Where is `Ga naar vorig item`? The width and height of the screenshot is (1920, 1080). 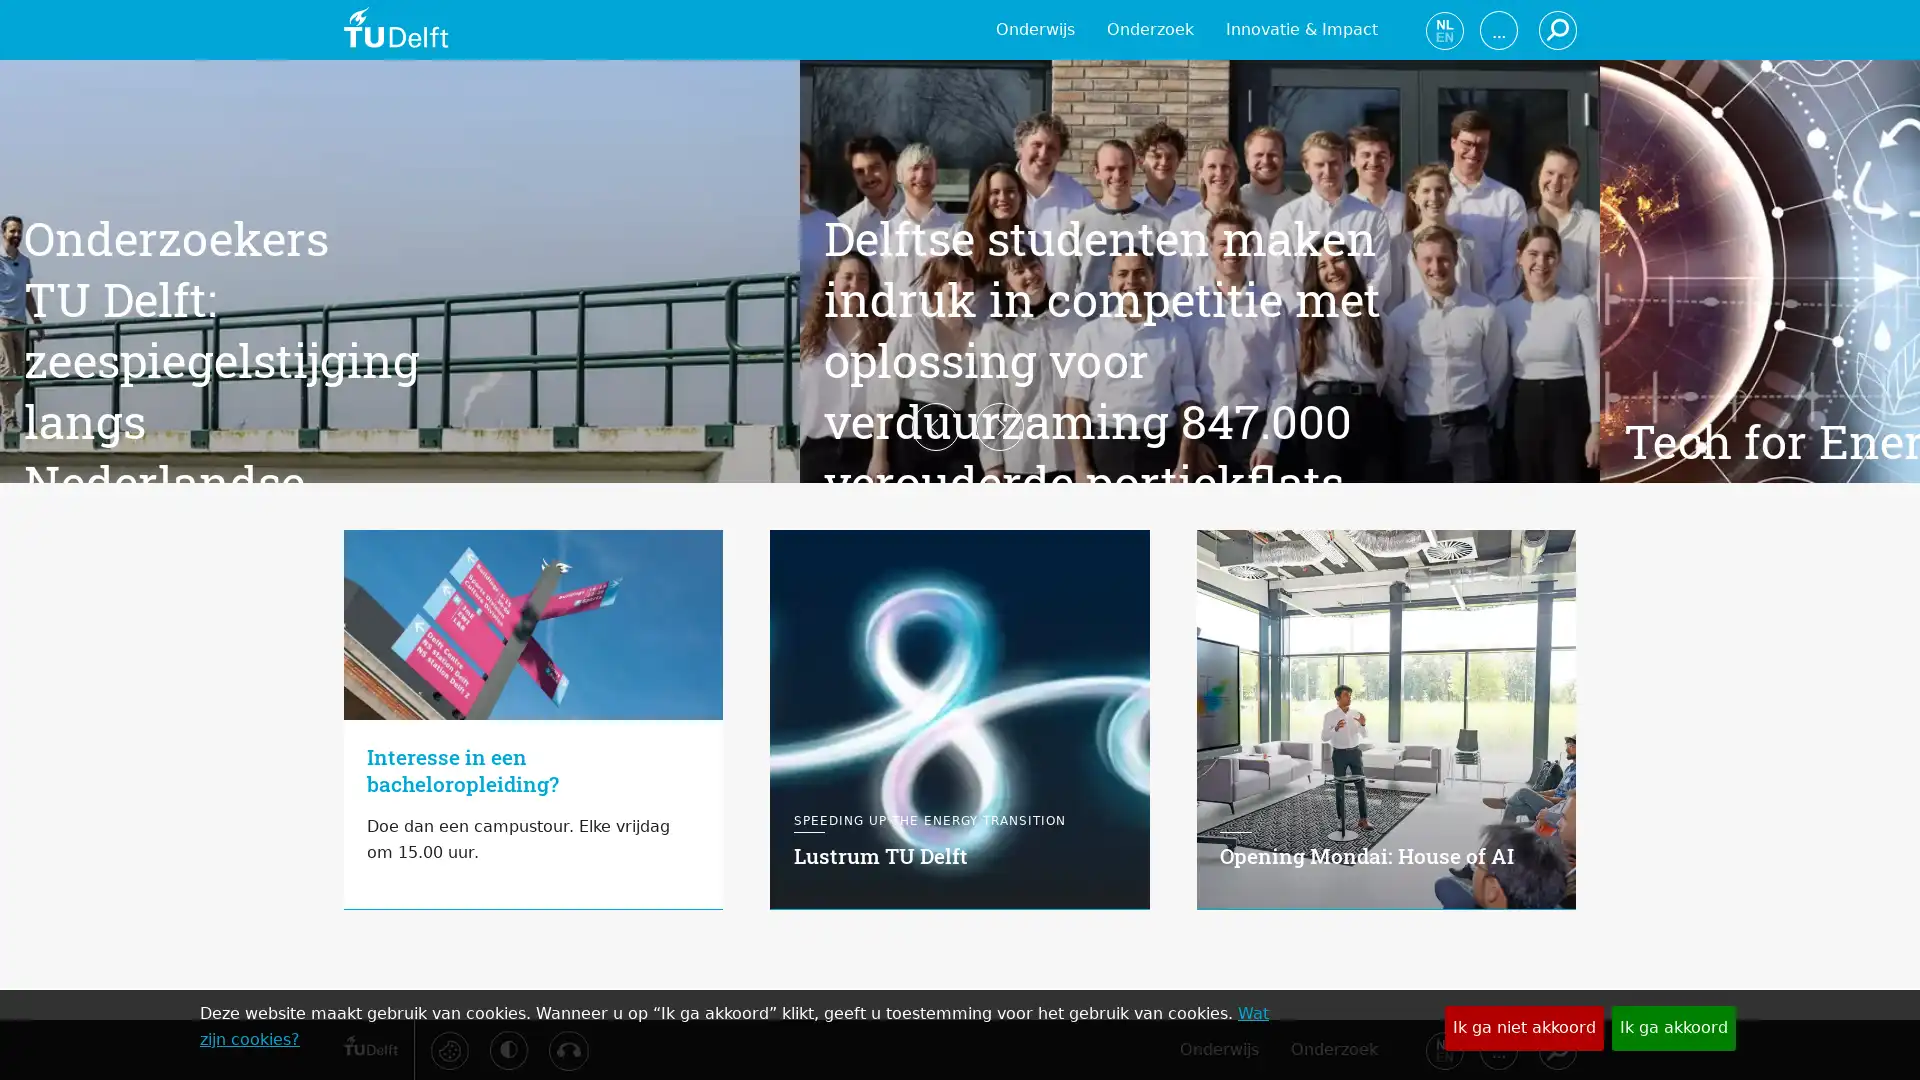
Ga naar vorig item is located at coordinates (311, 540).